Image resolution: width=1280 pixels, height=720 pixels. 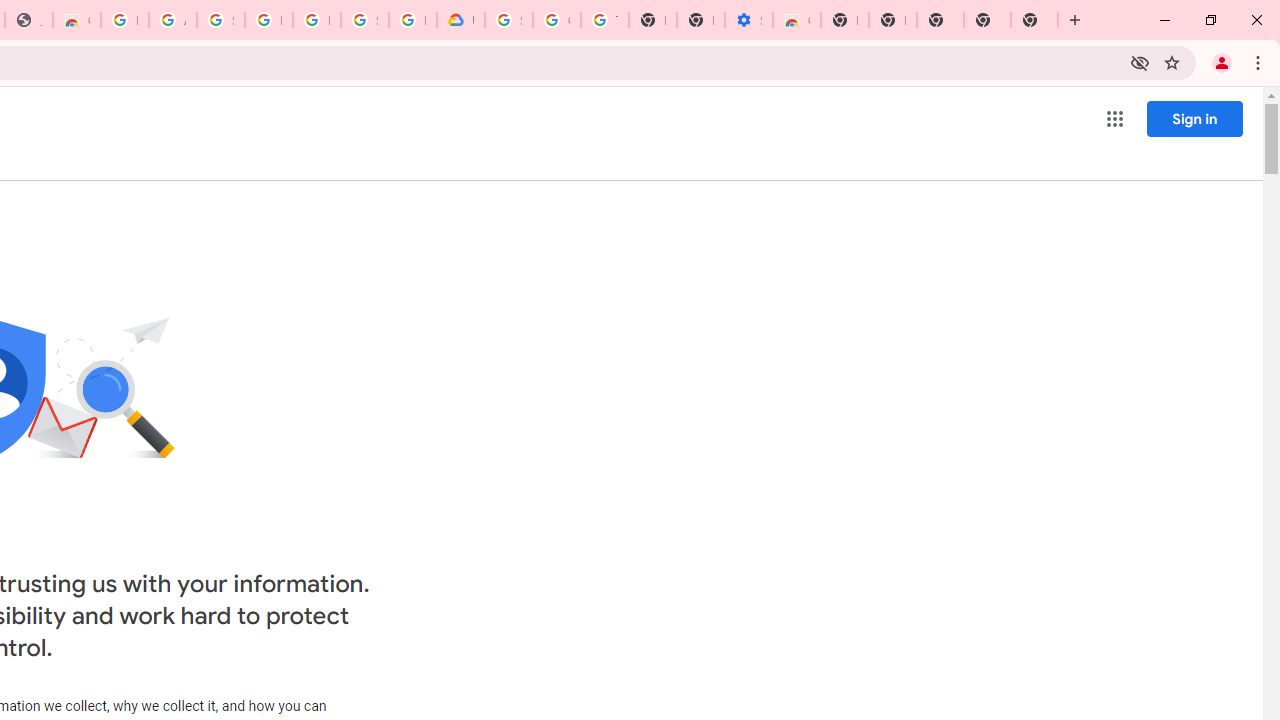 I want to click on 'Chrome Web Store - Accessibility extensions', so click(x=795, y=20).